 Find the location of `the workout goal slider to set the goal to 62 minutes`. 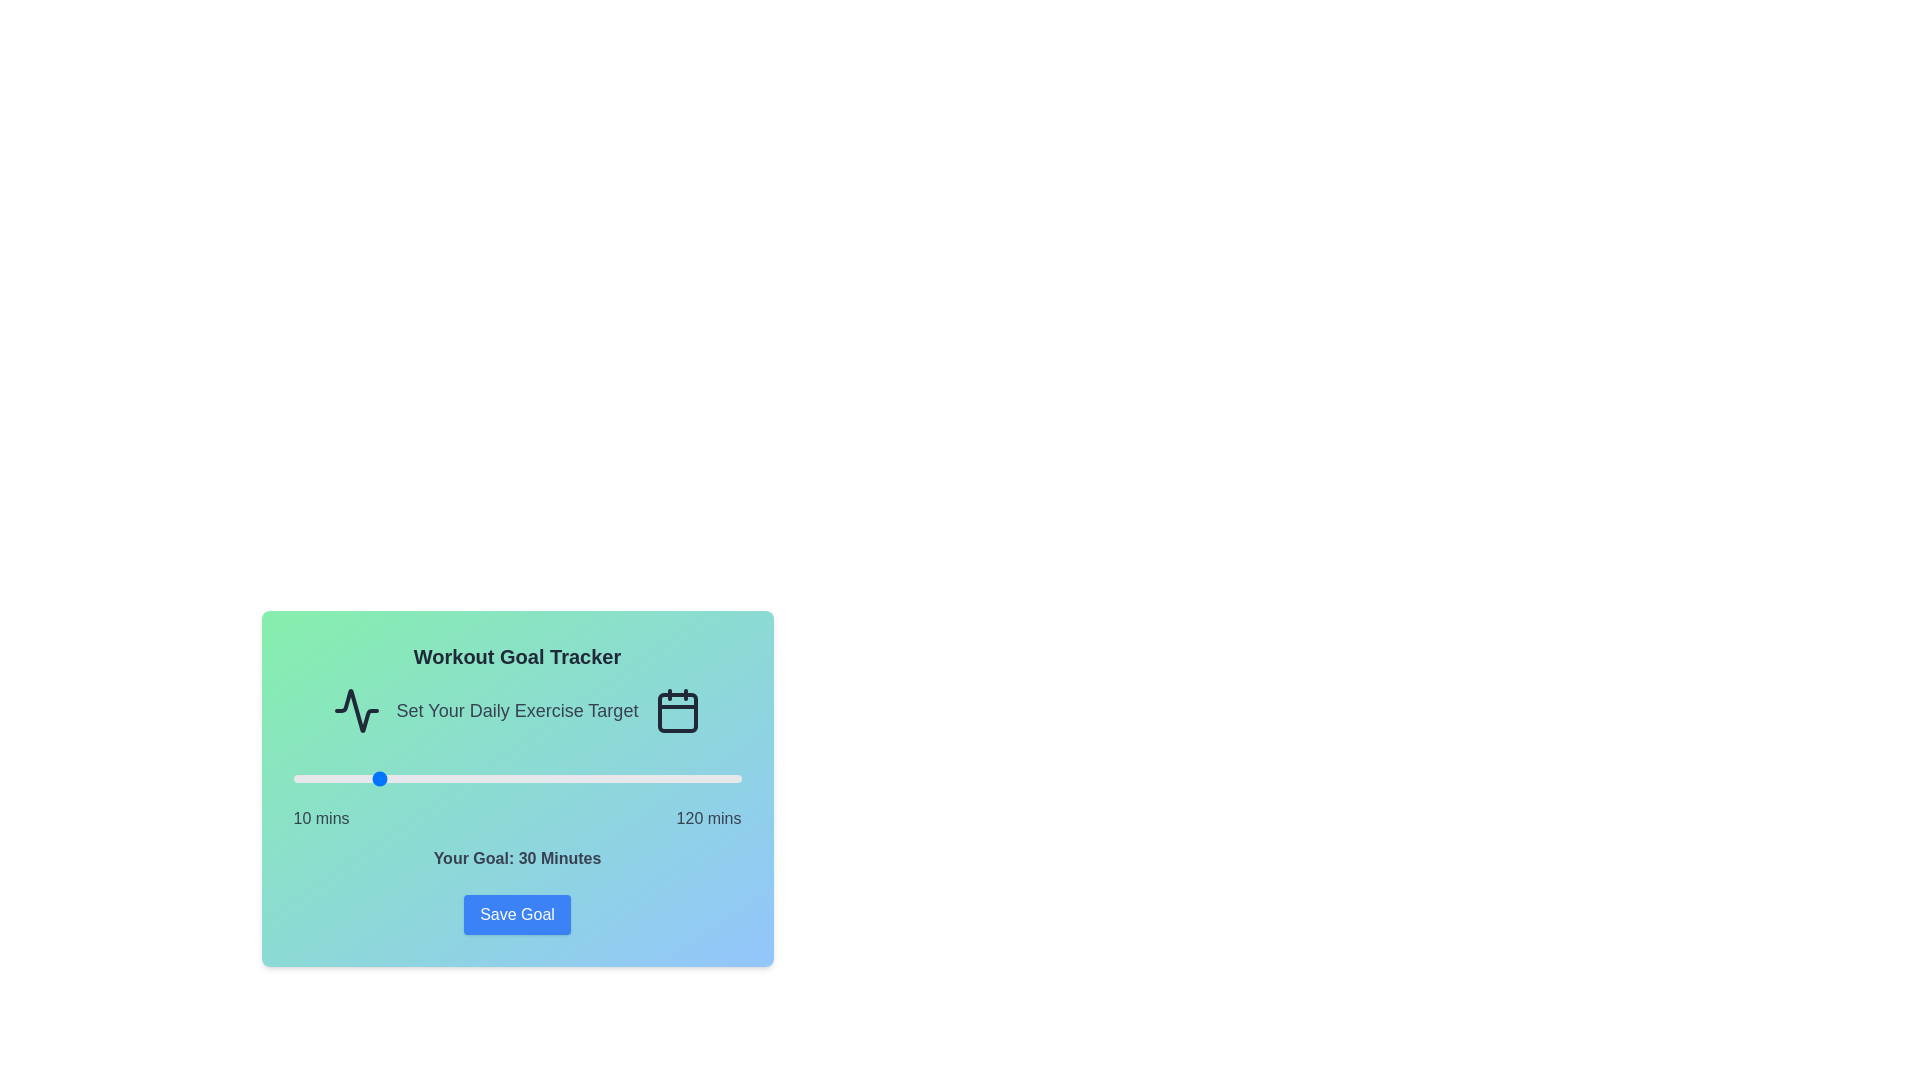

the workout goal slider to set the goal to 62 minutes is located at coordinates (505, 778).